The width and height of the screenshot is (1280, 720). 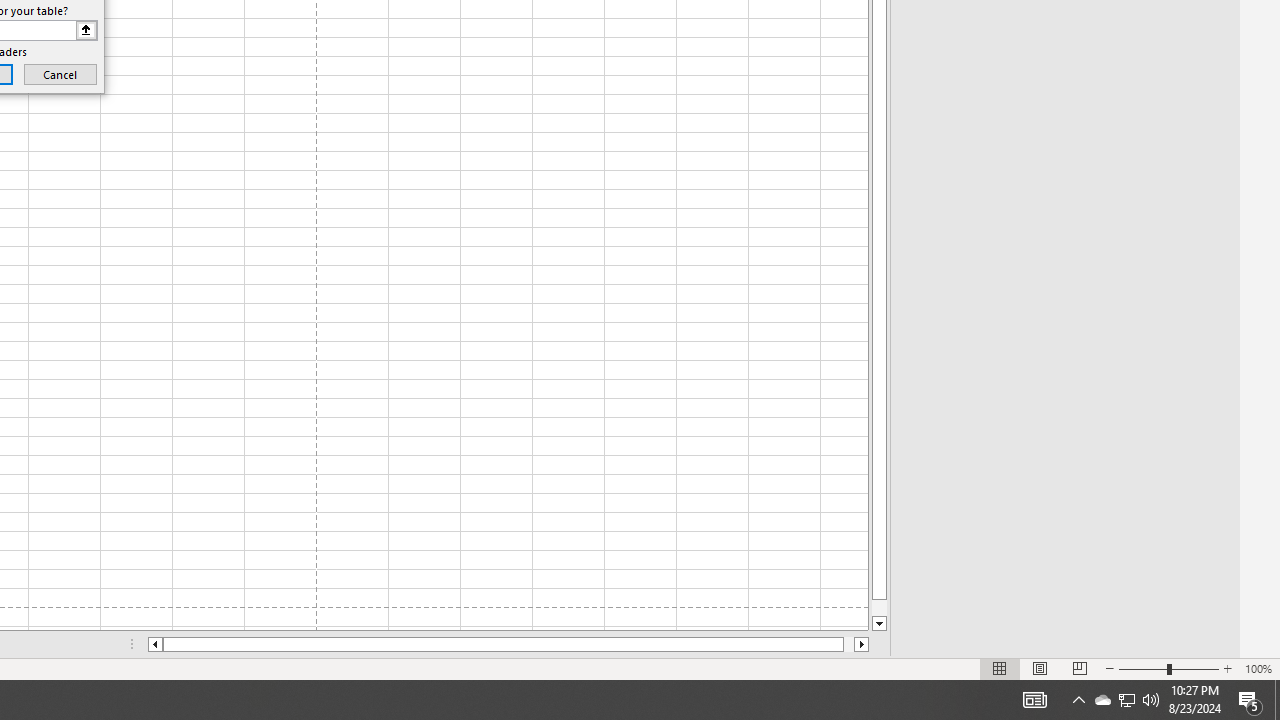 I want to click on 'Page Break Preview', so click(x=1078, y=669).